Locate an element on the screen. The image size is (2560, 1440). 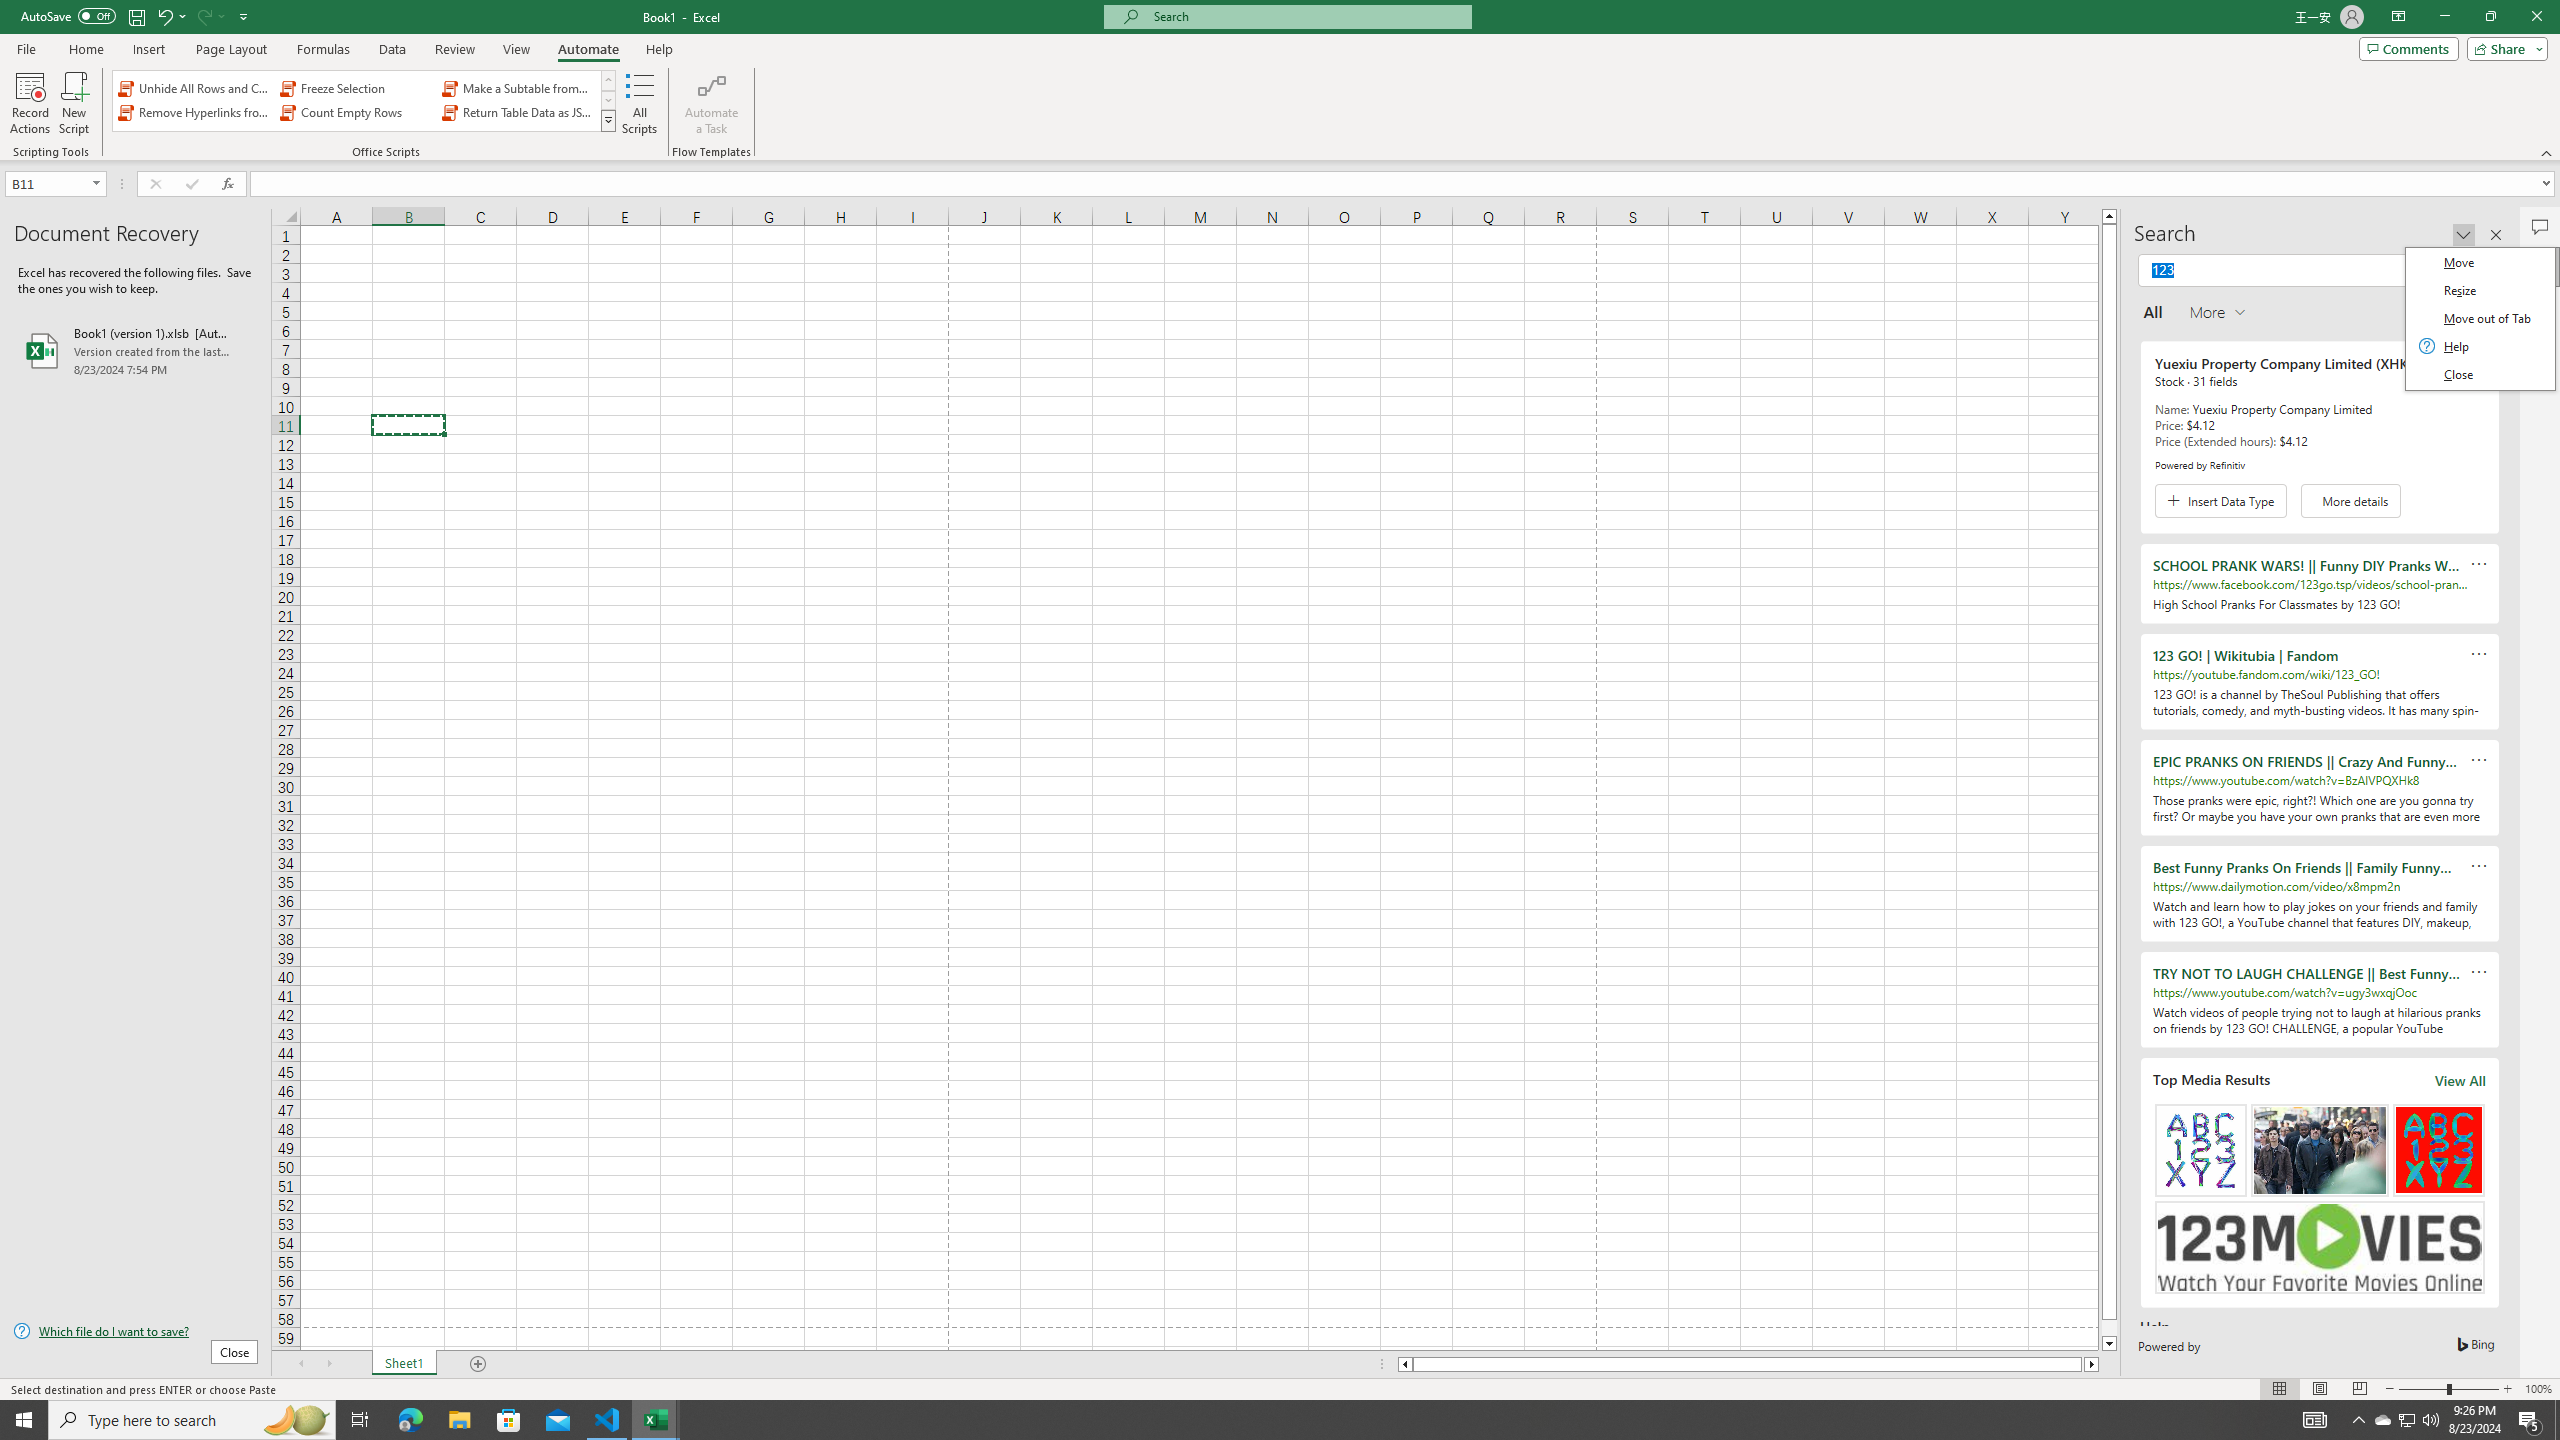
'File Explorer' is located at coordinates (458, 1418).